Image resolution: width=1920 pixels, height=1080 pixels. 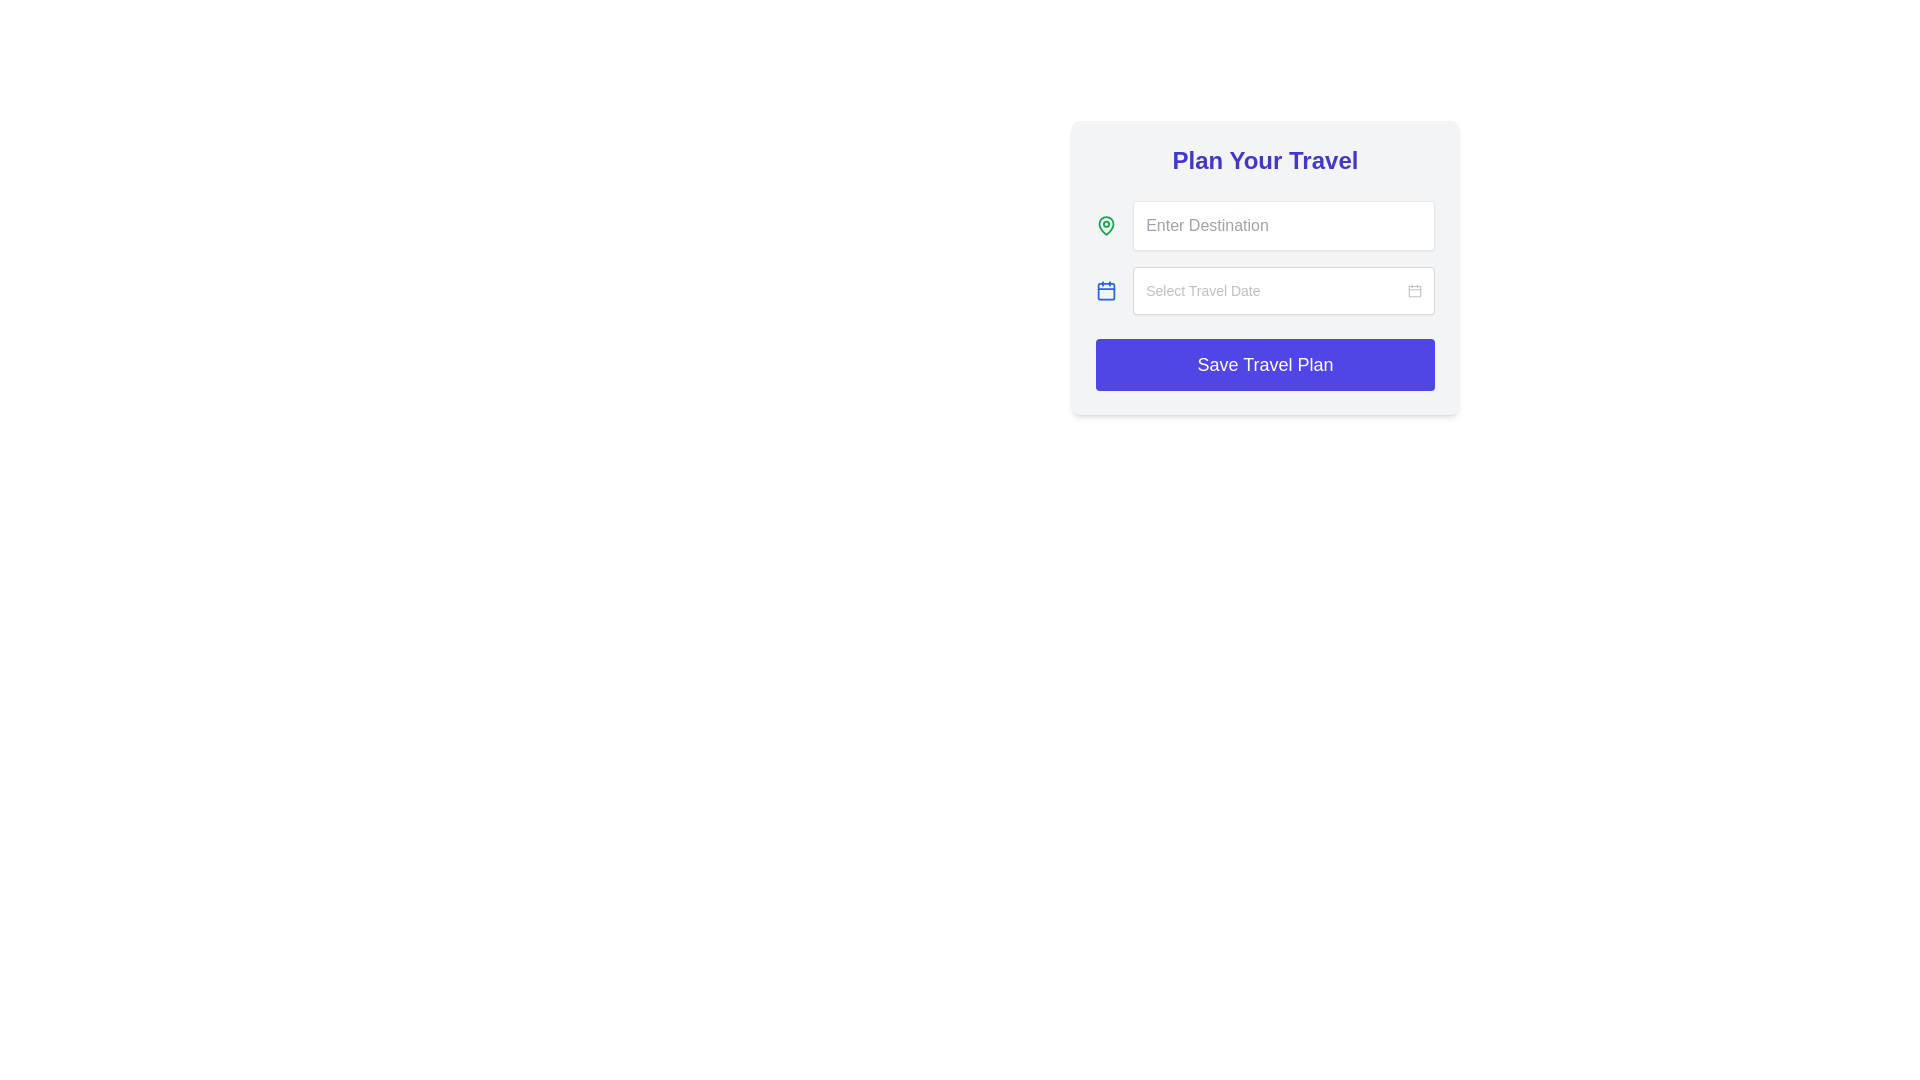 I want to click on the calendar icon located at the end of the 'Select Travel Date' text input field in the 'Plan Your Travel' section, so click(x=1414, y=290).